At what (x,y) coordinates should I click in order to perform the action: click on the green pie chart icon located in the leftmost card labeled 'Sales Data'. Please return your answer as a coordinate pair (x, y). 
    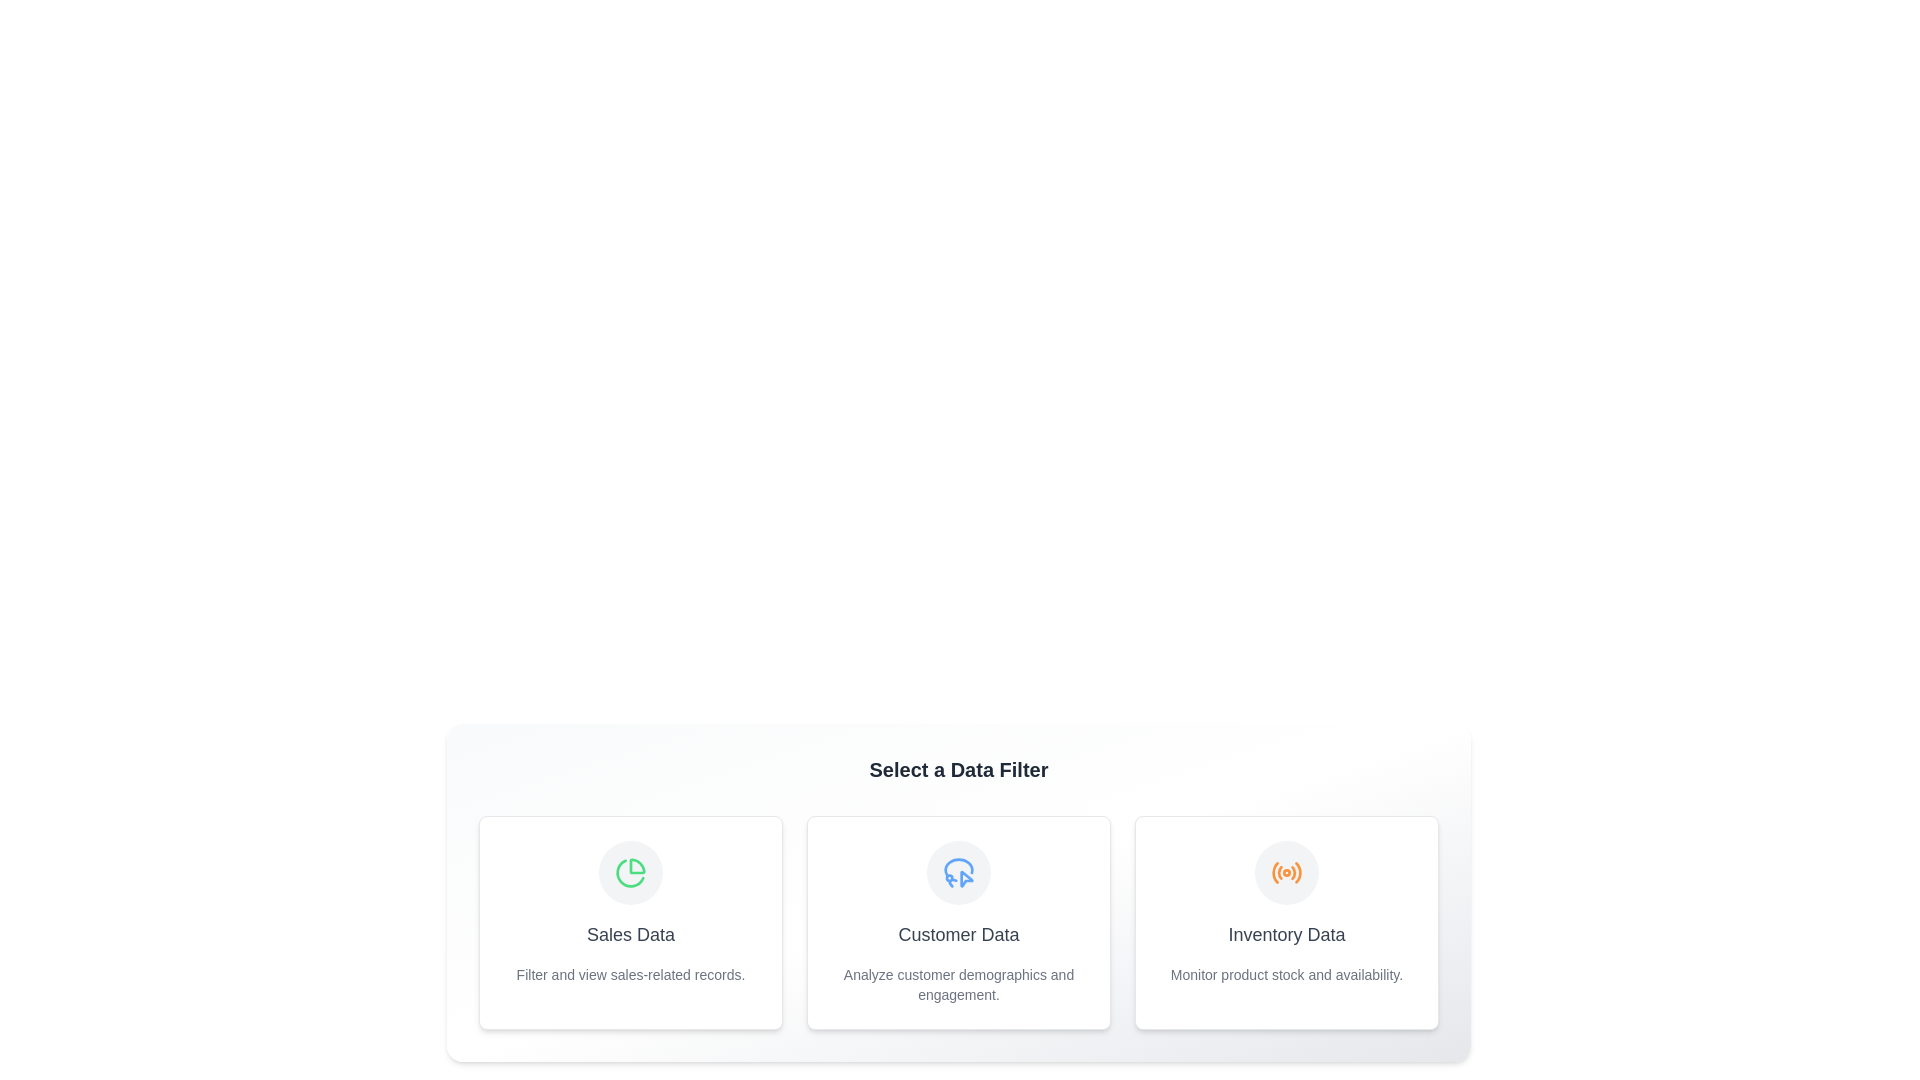
    Looking at the image, I should click on (629, 871).